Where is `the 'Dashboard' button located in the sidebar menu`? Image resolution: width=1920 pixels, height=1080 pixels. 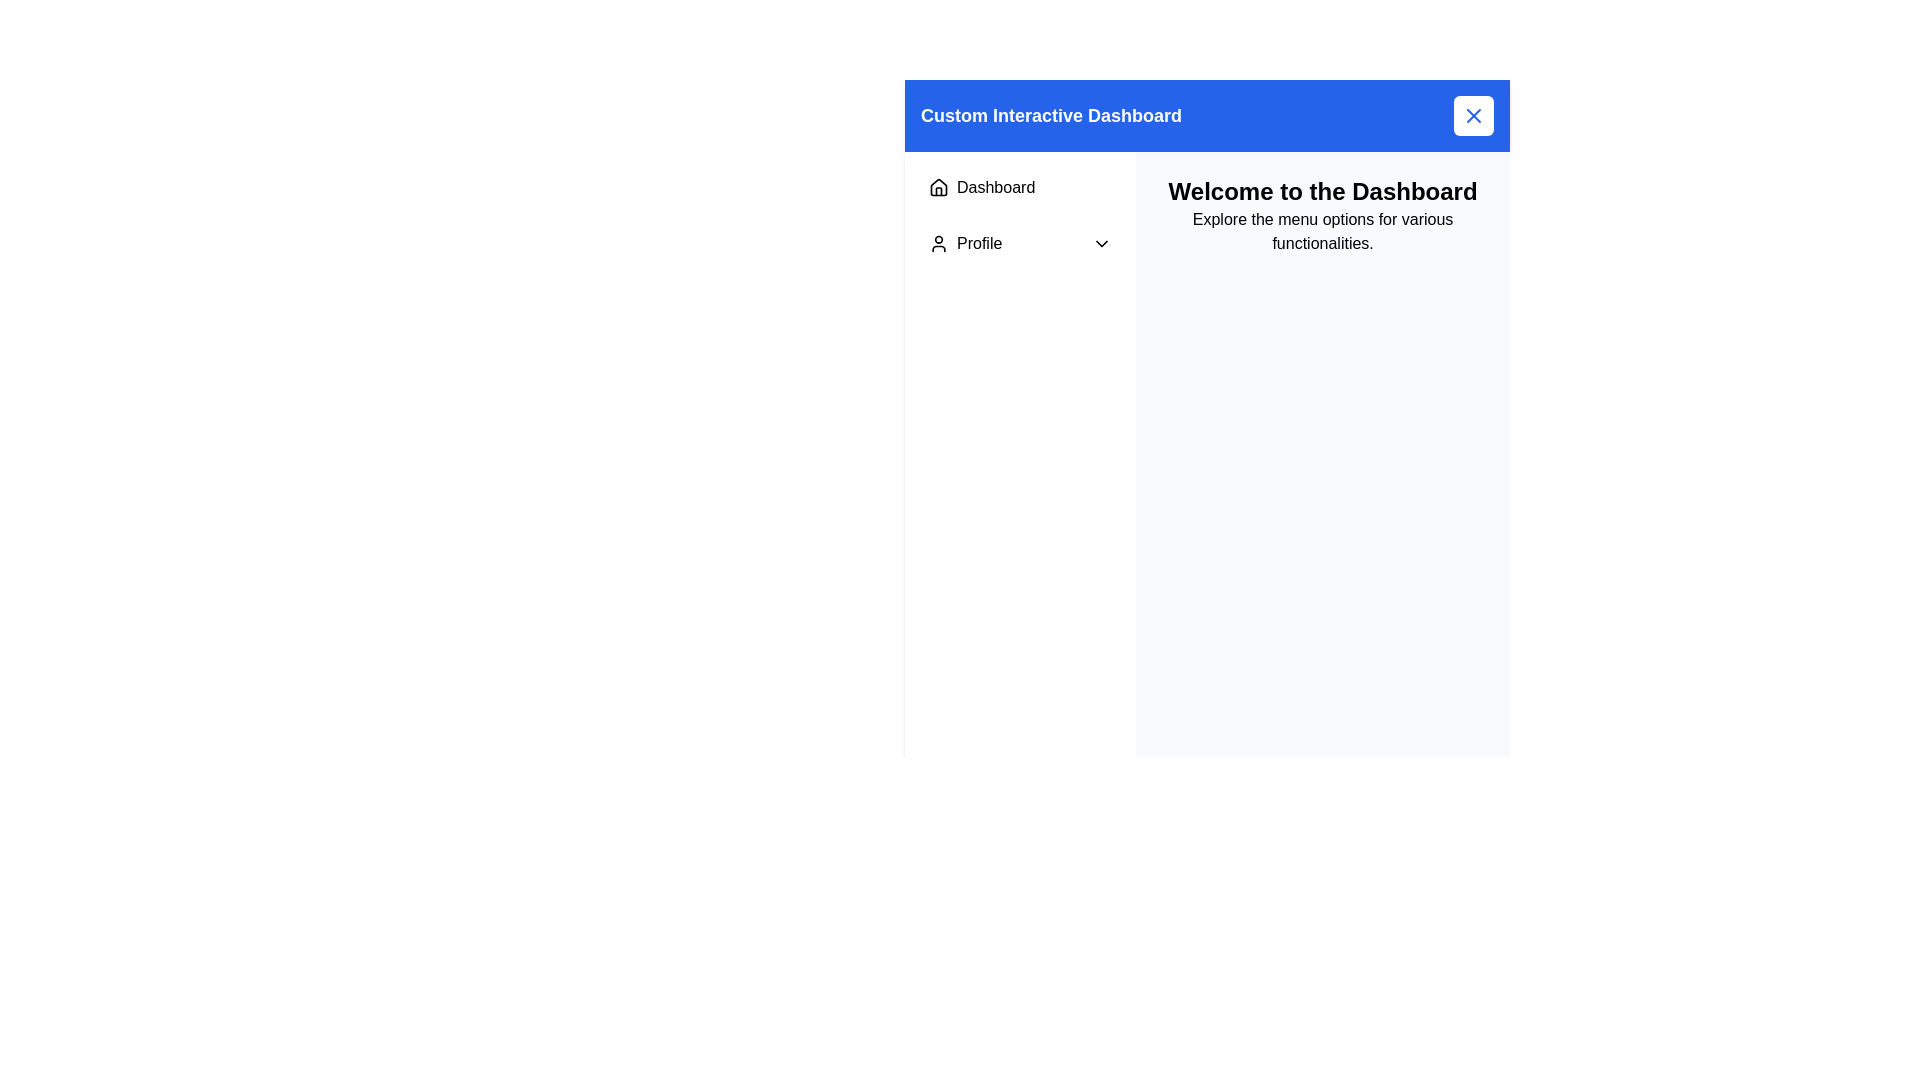 the 'Dashboard' button located in the sidebar menu is located at coordinates (1020, 188).